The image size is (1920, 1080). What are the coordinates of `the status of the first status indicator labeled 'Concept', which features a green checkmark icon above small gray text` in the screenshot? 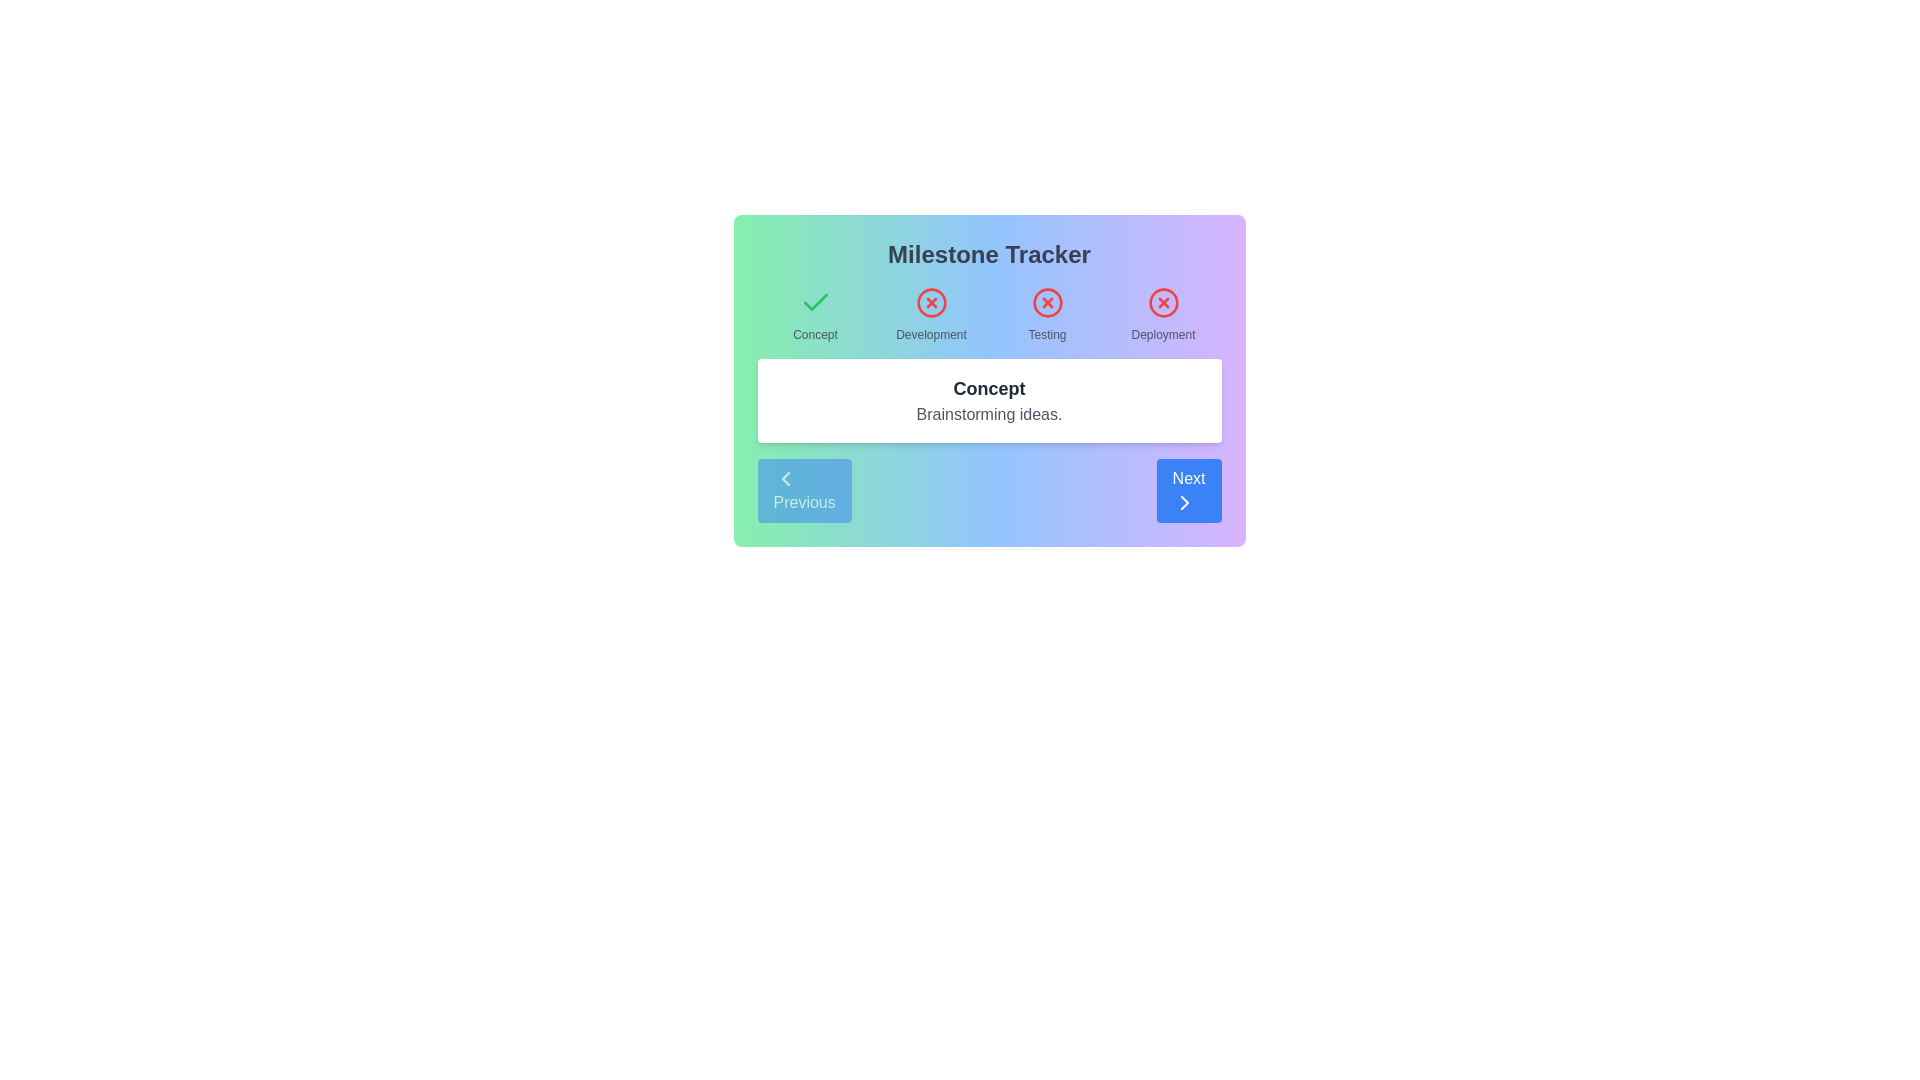 It's located at (815, 315).